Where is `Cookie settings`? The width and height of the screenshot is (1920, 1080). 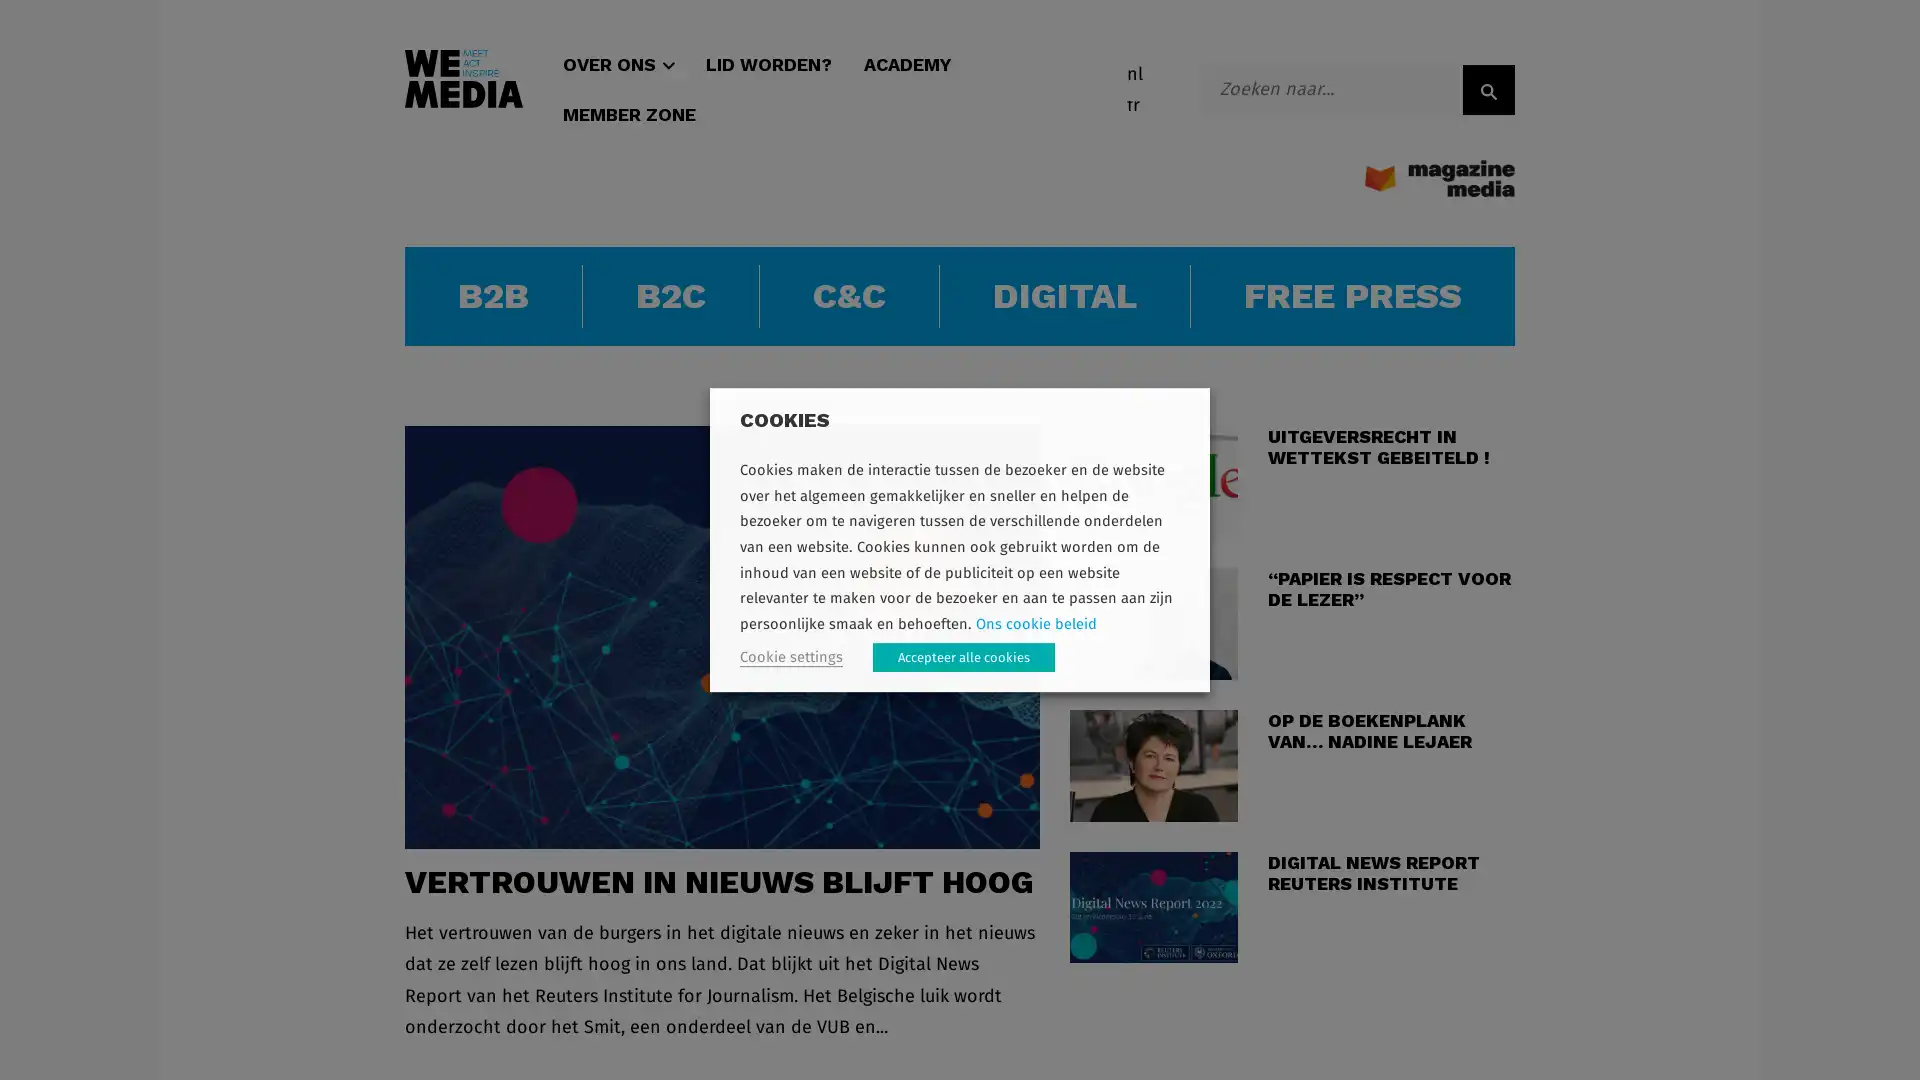
Cookie settings is located at coordinates (790, 656).